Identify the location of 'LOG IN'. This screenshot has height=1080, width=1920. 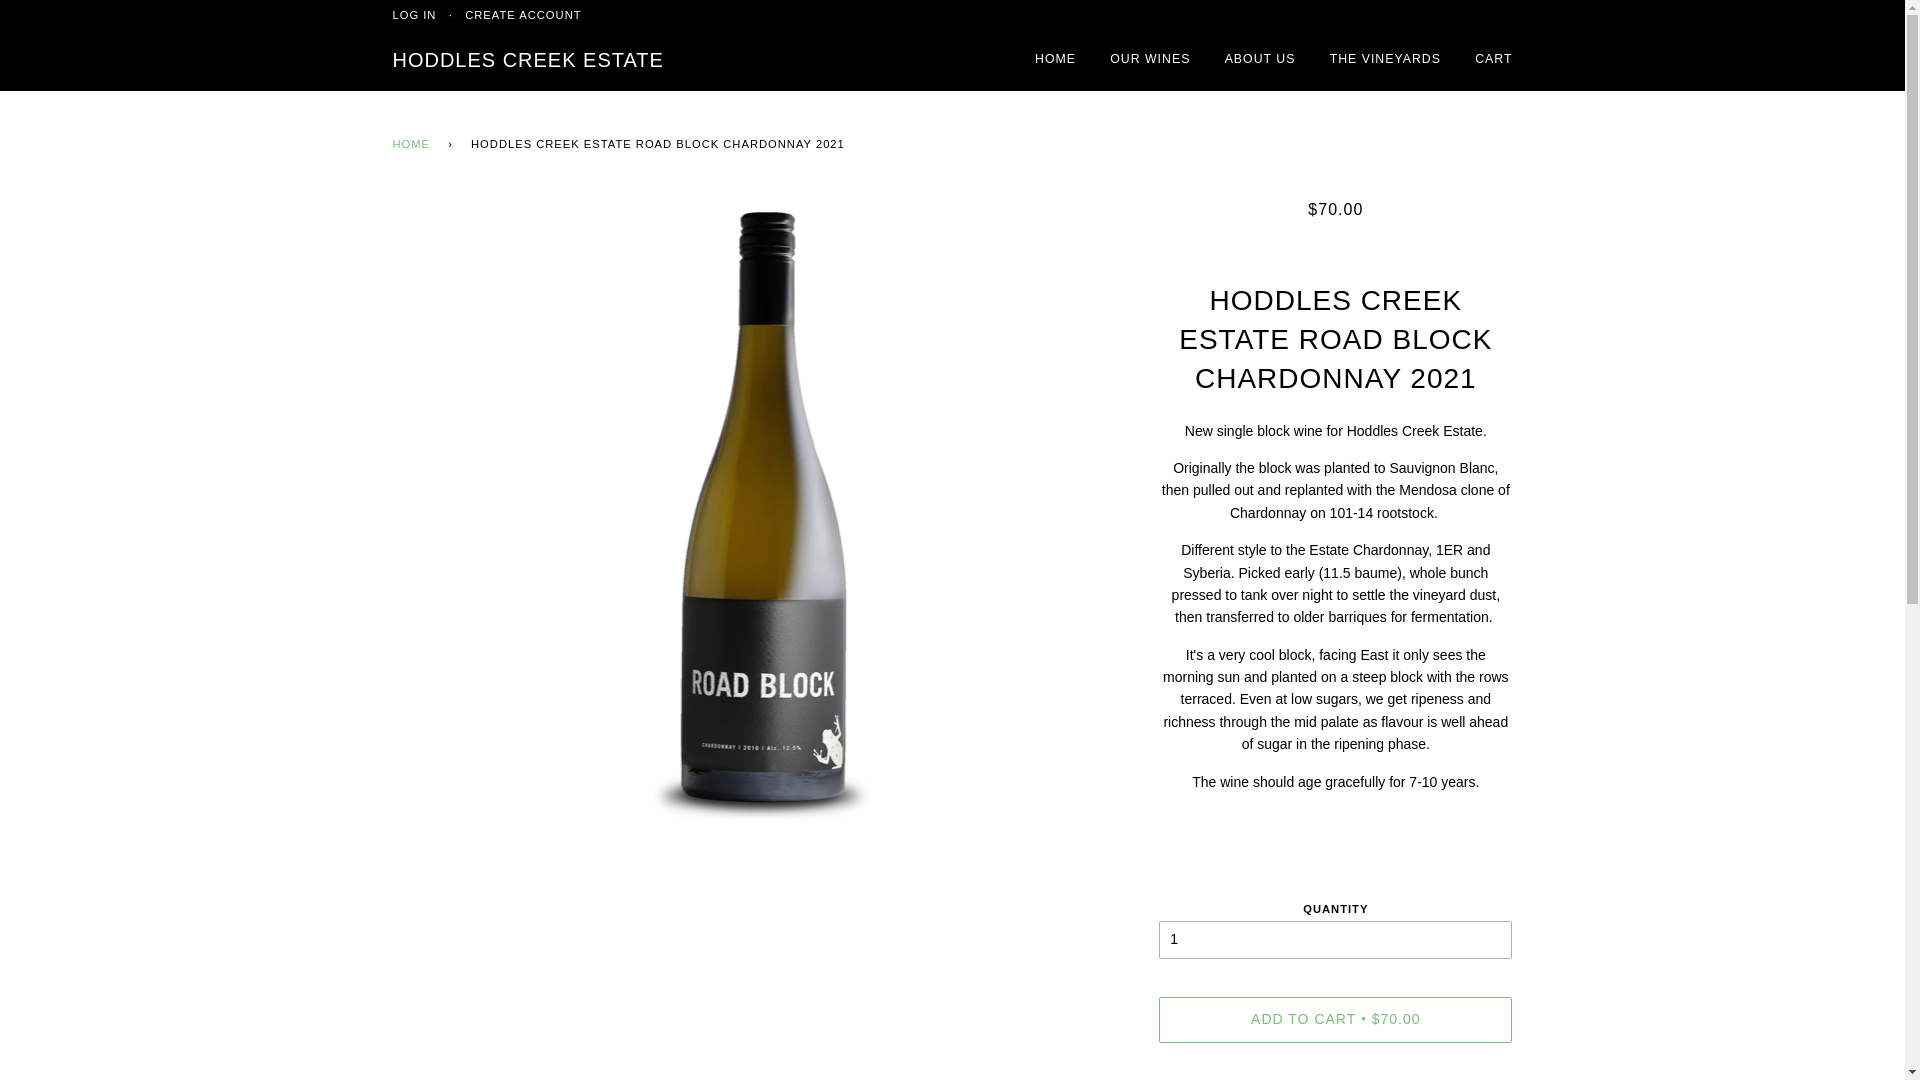
(412, 15).